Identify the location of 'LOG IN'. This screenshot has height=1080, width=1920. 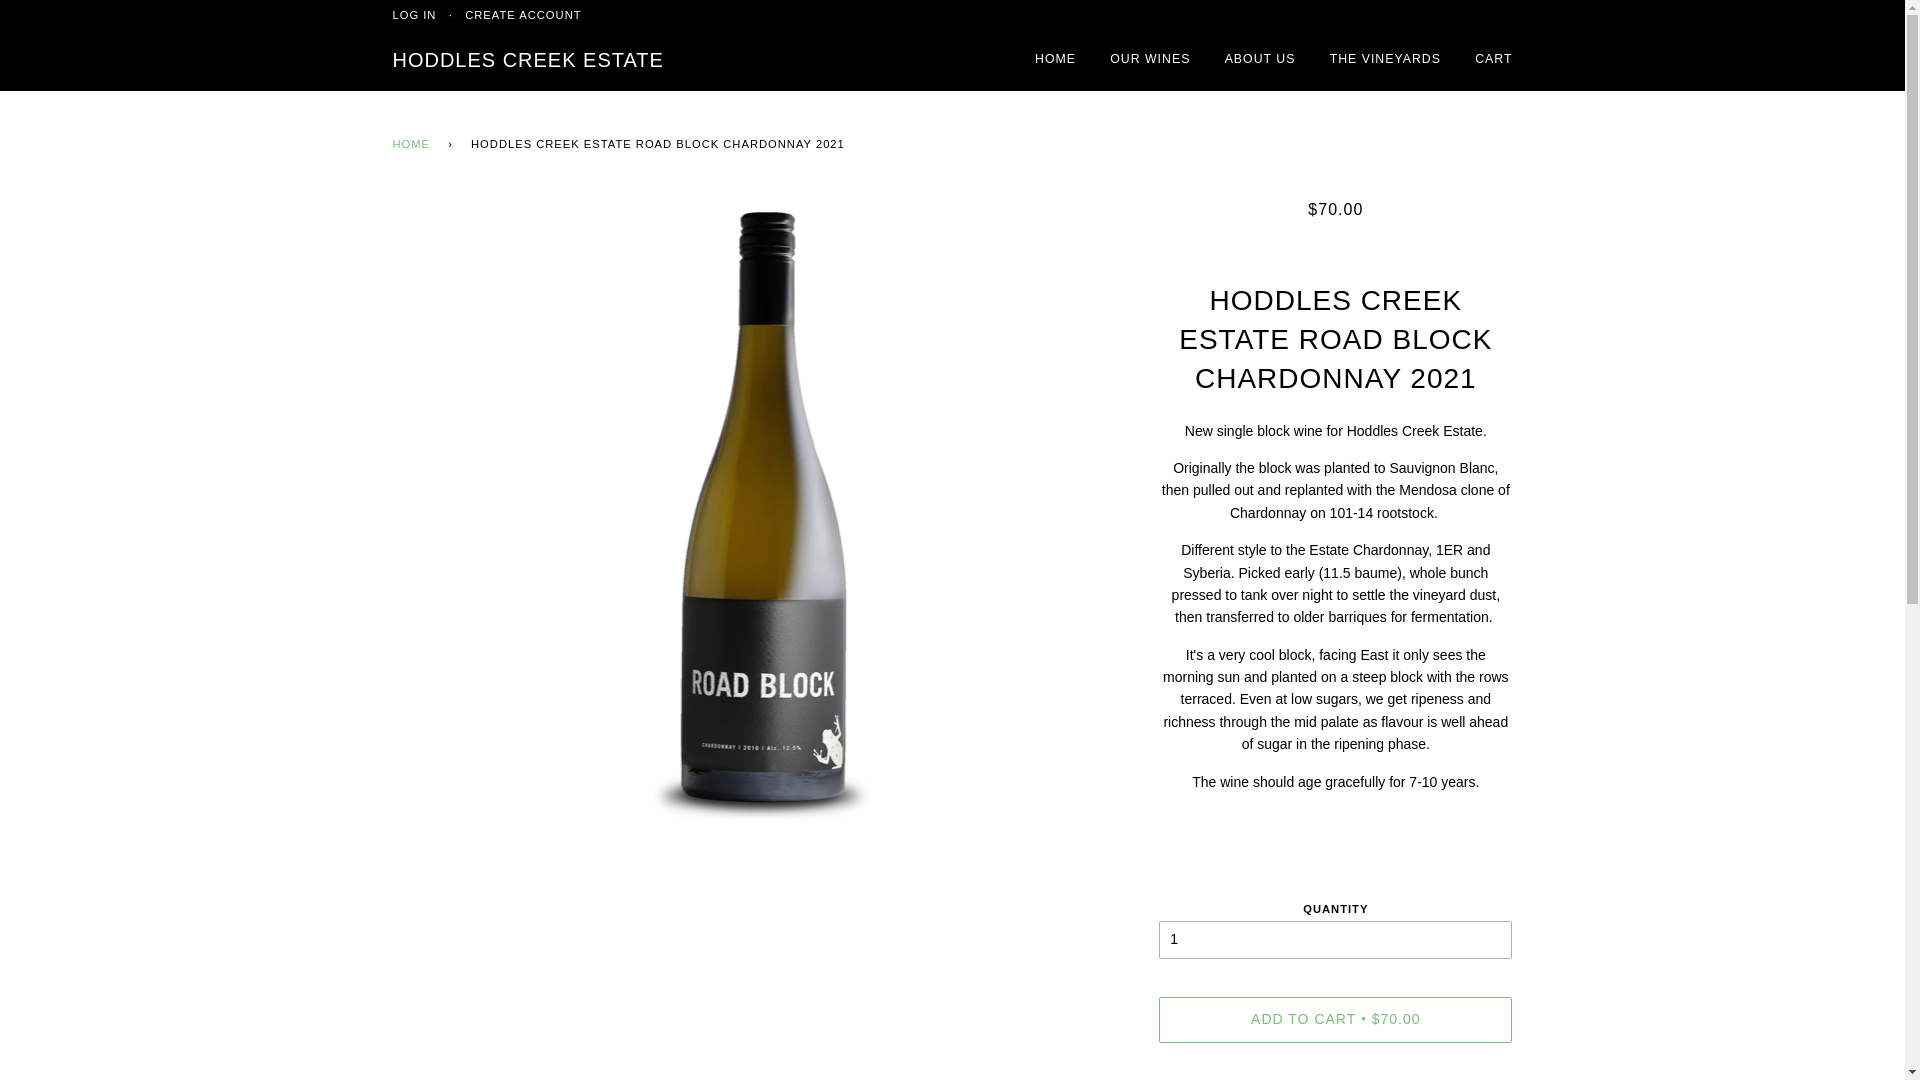
(412, 15).